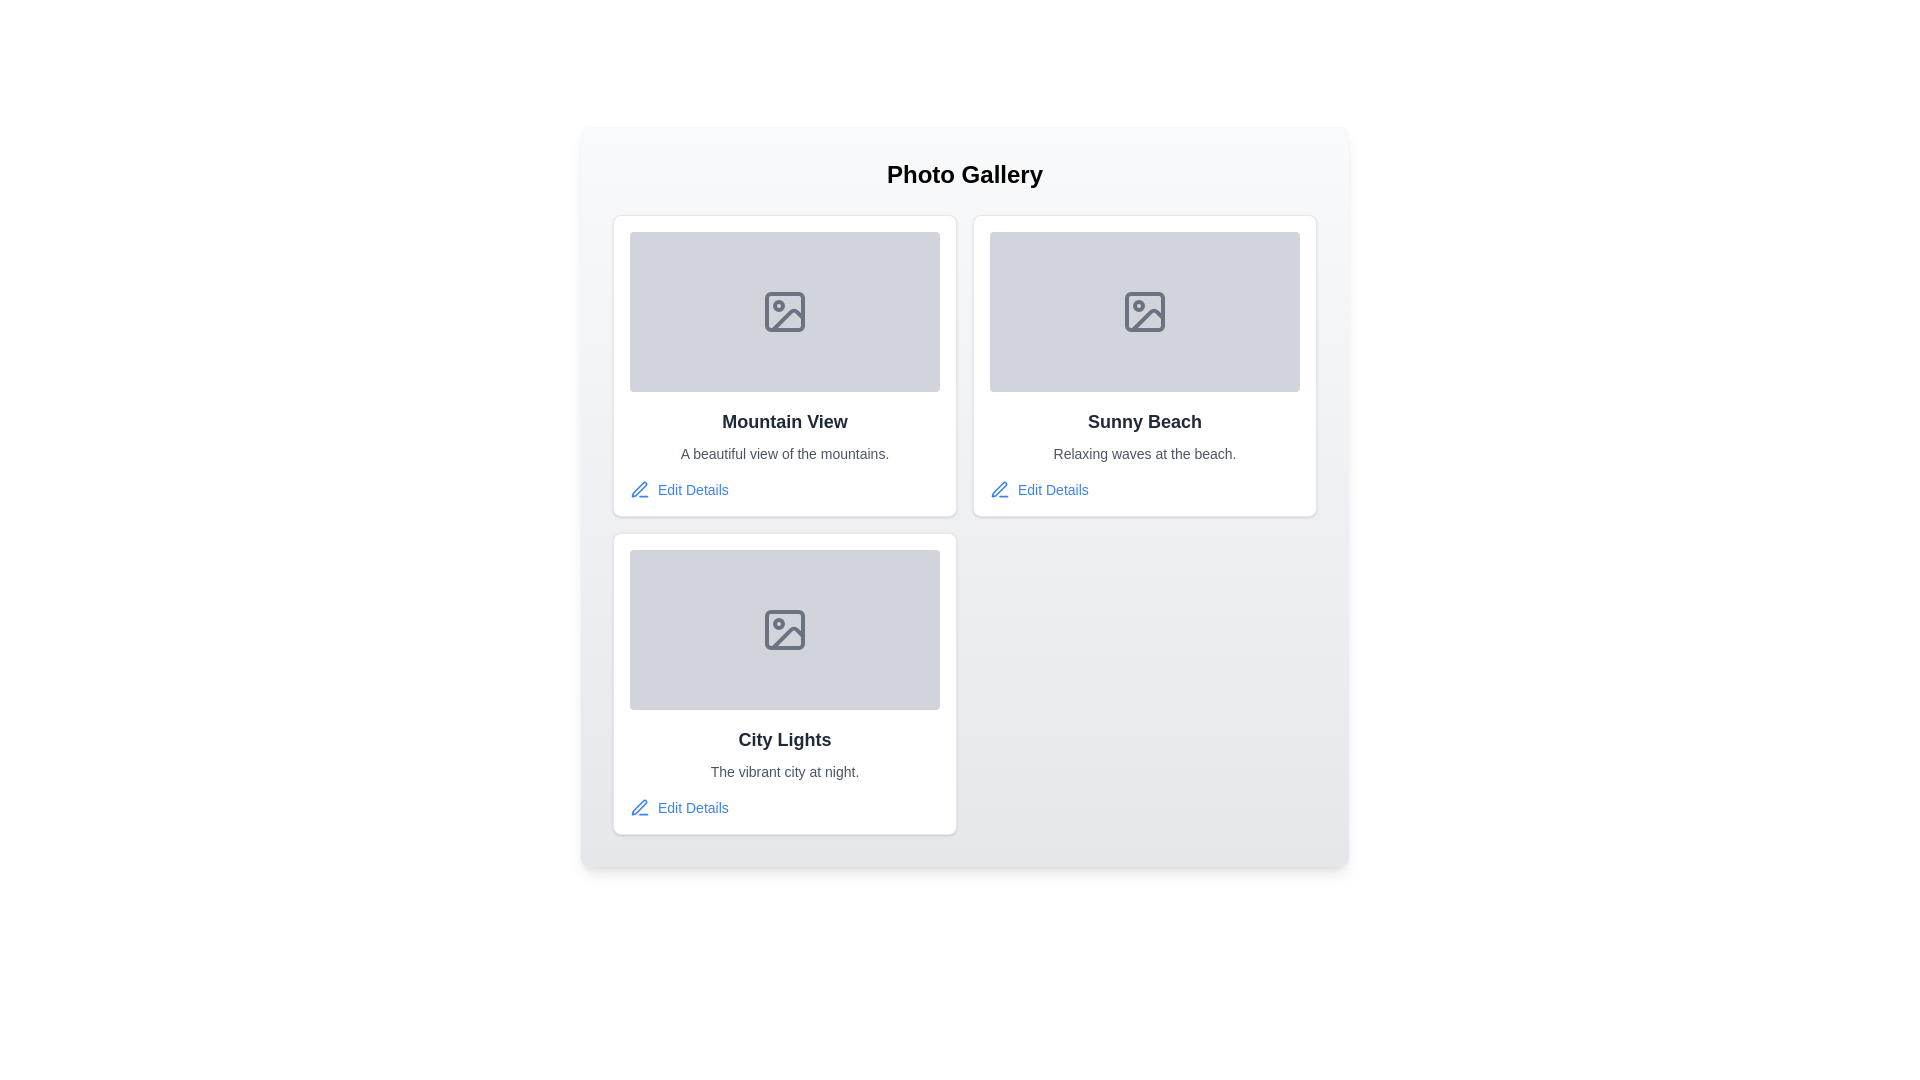 This screenshot has height=1080, width=1920. What do you see at coordinates (679, 489) in the screenshot?
I see `the 'Edit Details' button for the item titled Mountain View` at bounding box center [679, 489].